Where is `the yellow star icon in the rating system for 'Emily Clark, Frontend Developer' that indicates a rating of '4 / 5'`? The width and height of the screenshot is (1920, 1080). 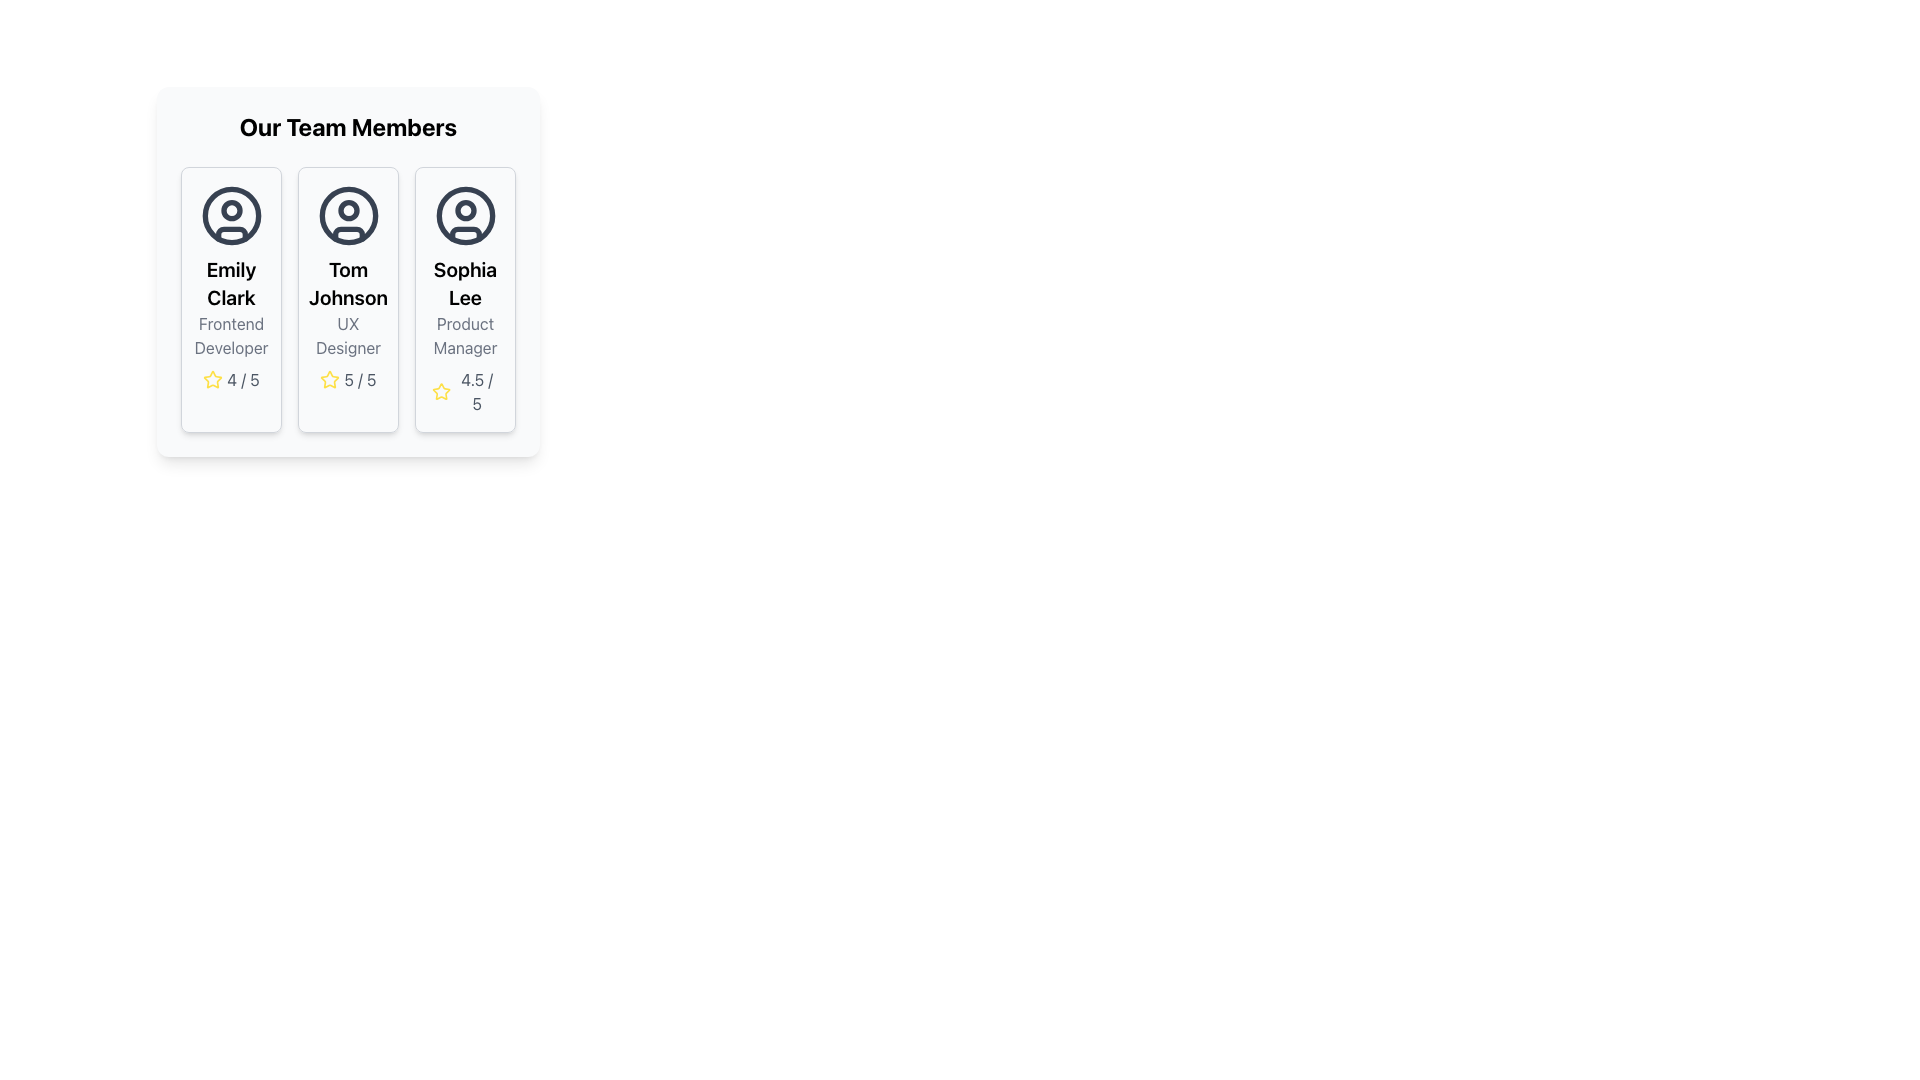
the yellow star icon in the rating system for 'Emily Clark, Frontend Developer' that indicates a rating of '4 / 5' is located at coordinates (213, 380).